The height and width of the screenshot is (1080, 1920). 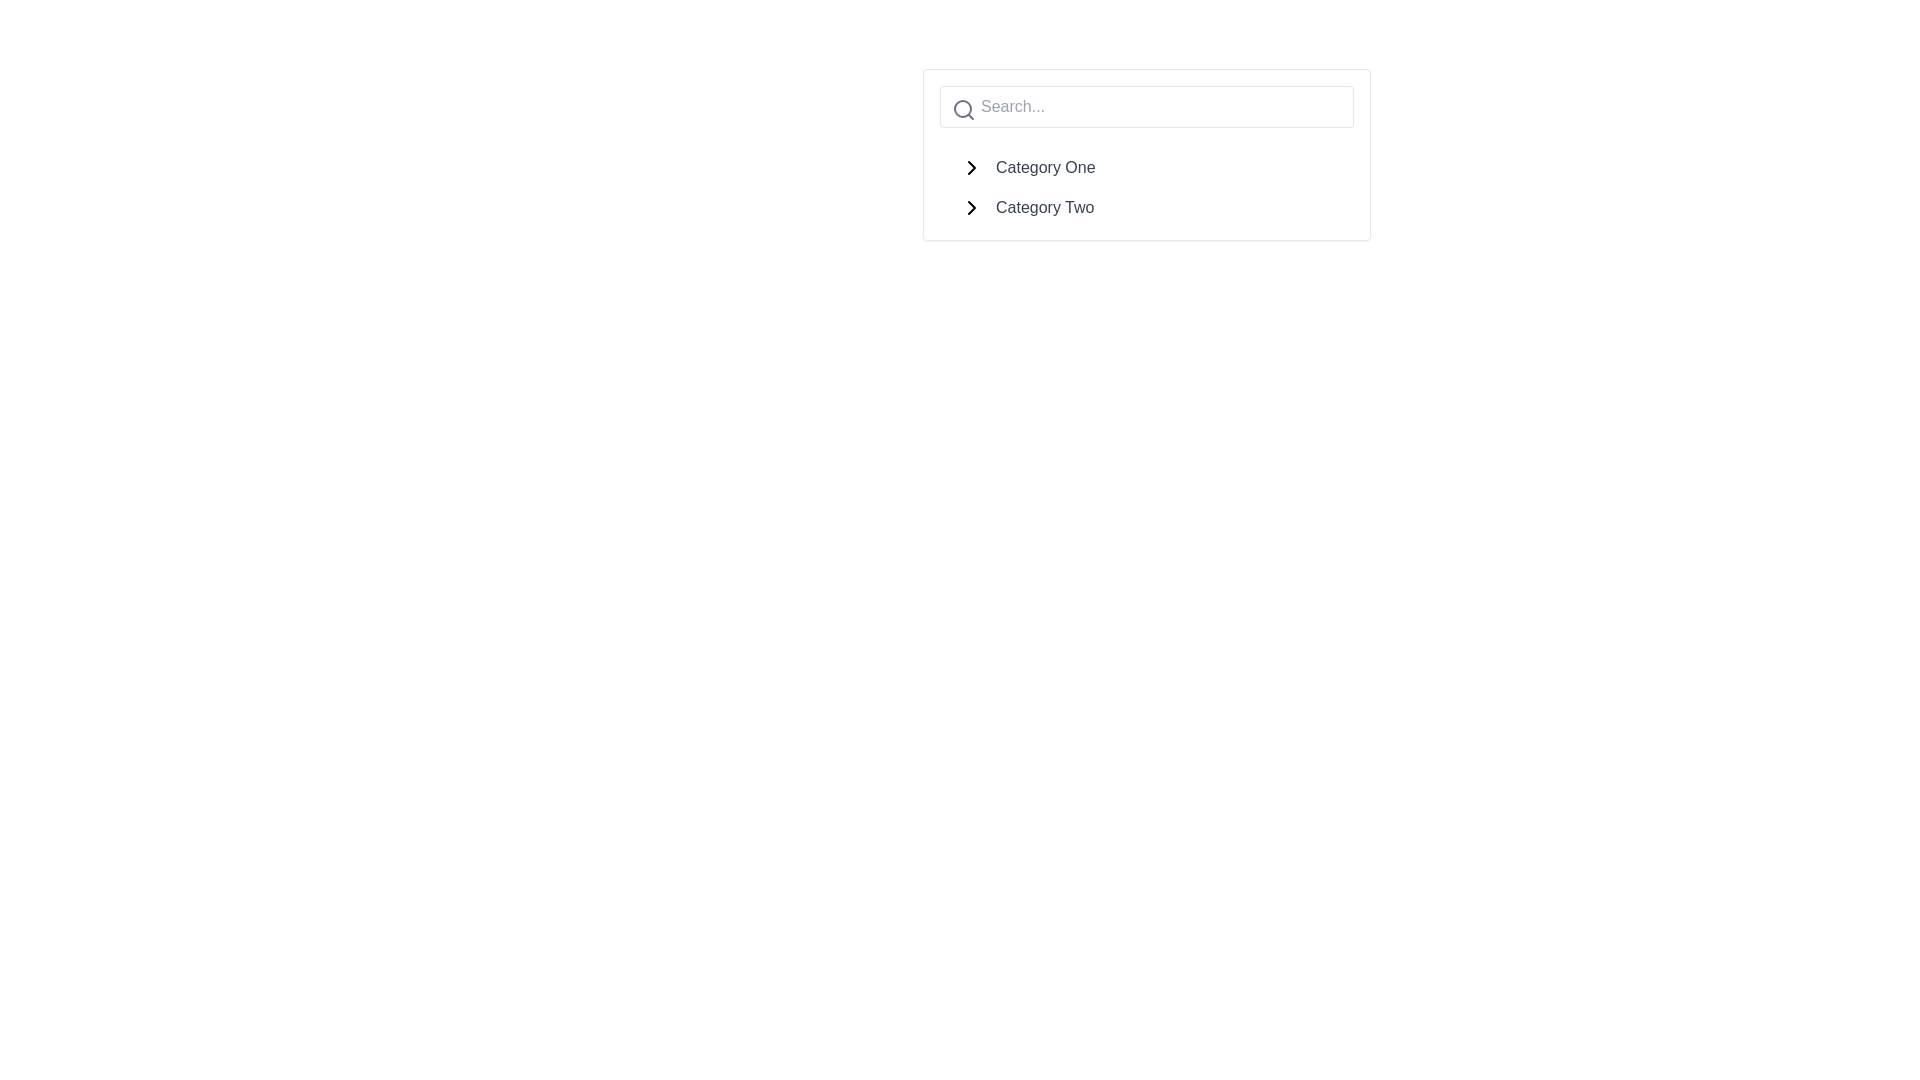 I want to click on search icon located on the left inside the search text input field, slightly above and to the left of the placeholder text 'Search...' for its accessibility label, so click(x=964, y=110).